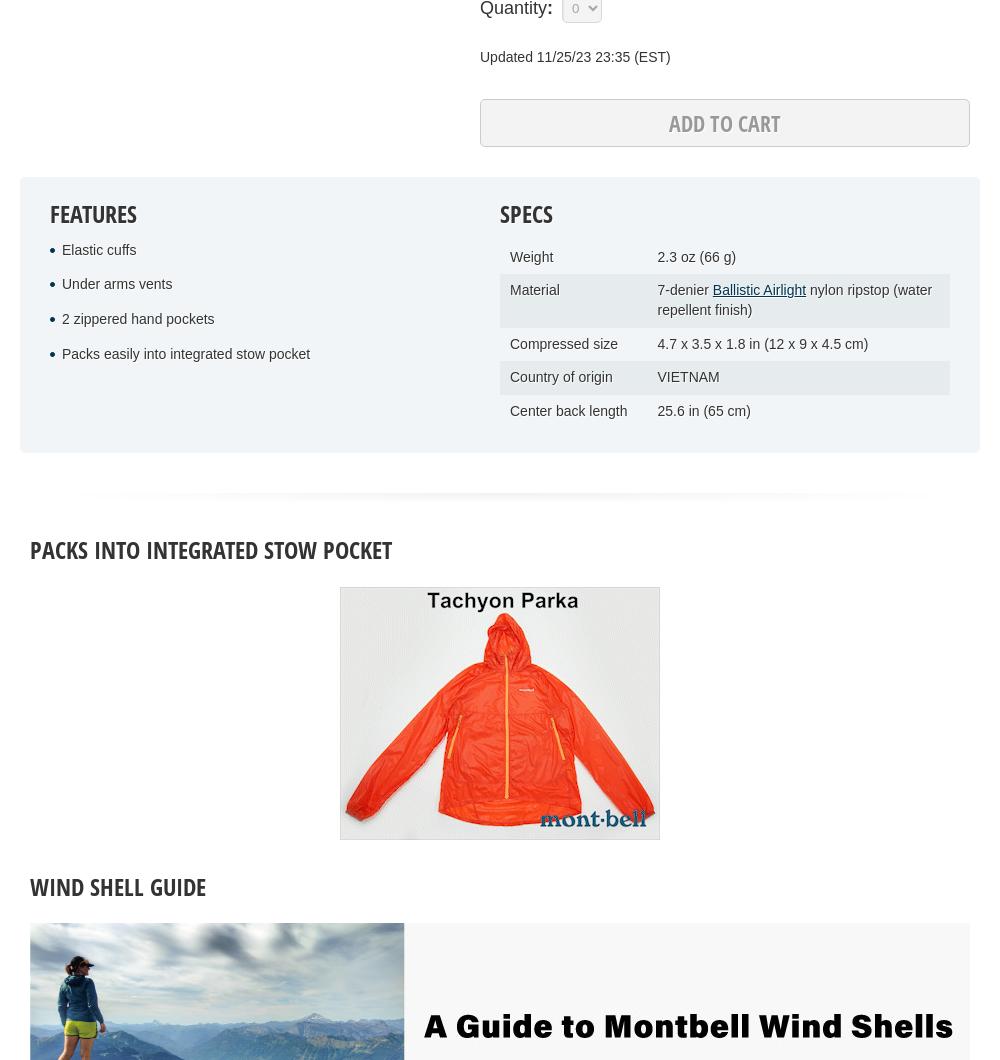 This screenshot has width=1000, height=1060. What do you see at coordinates (62, 352) in the screenshot?
I see `'Packs easily into integrated stow pocket'` at bounding box center [62, 352].